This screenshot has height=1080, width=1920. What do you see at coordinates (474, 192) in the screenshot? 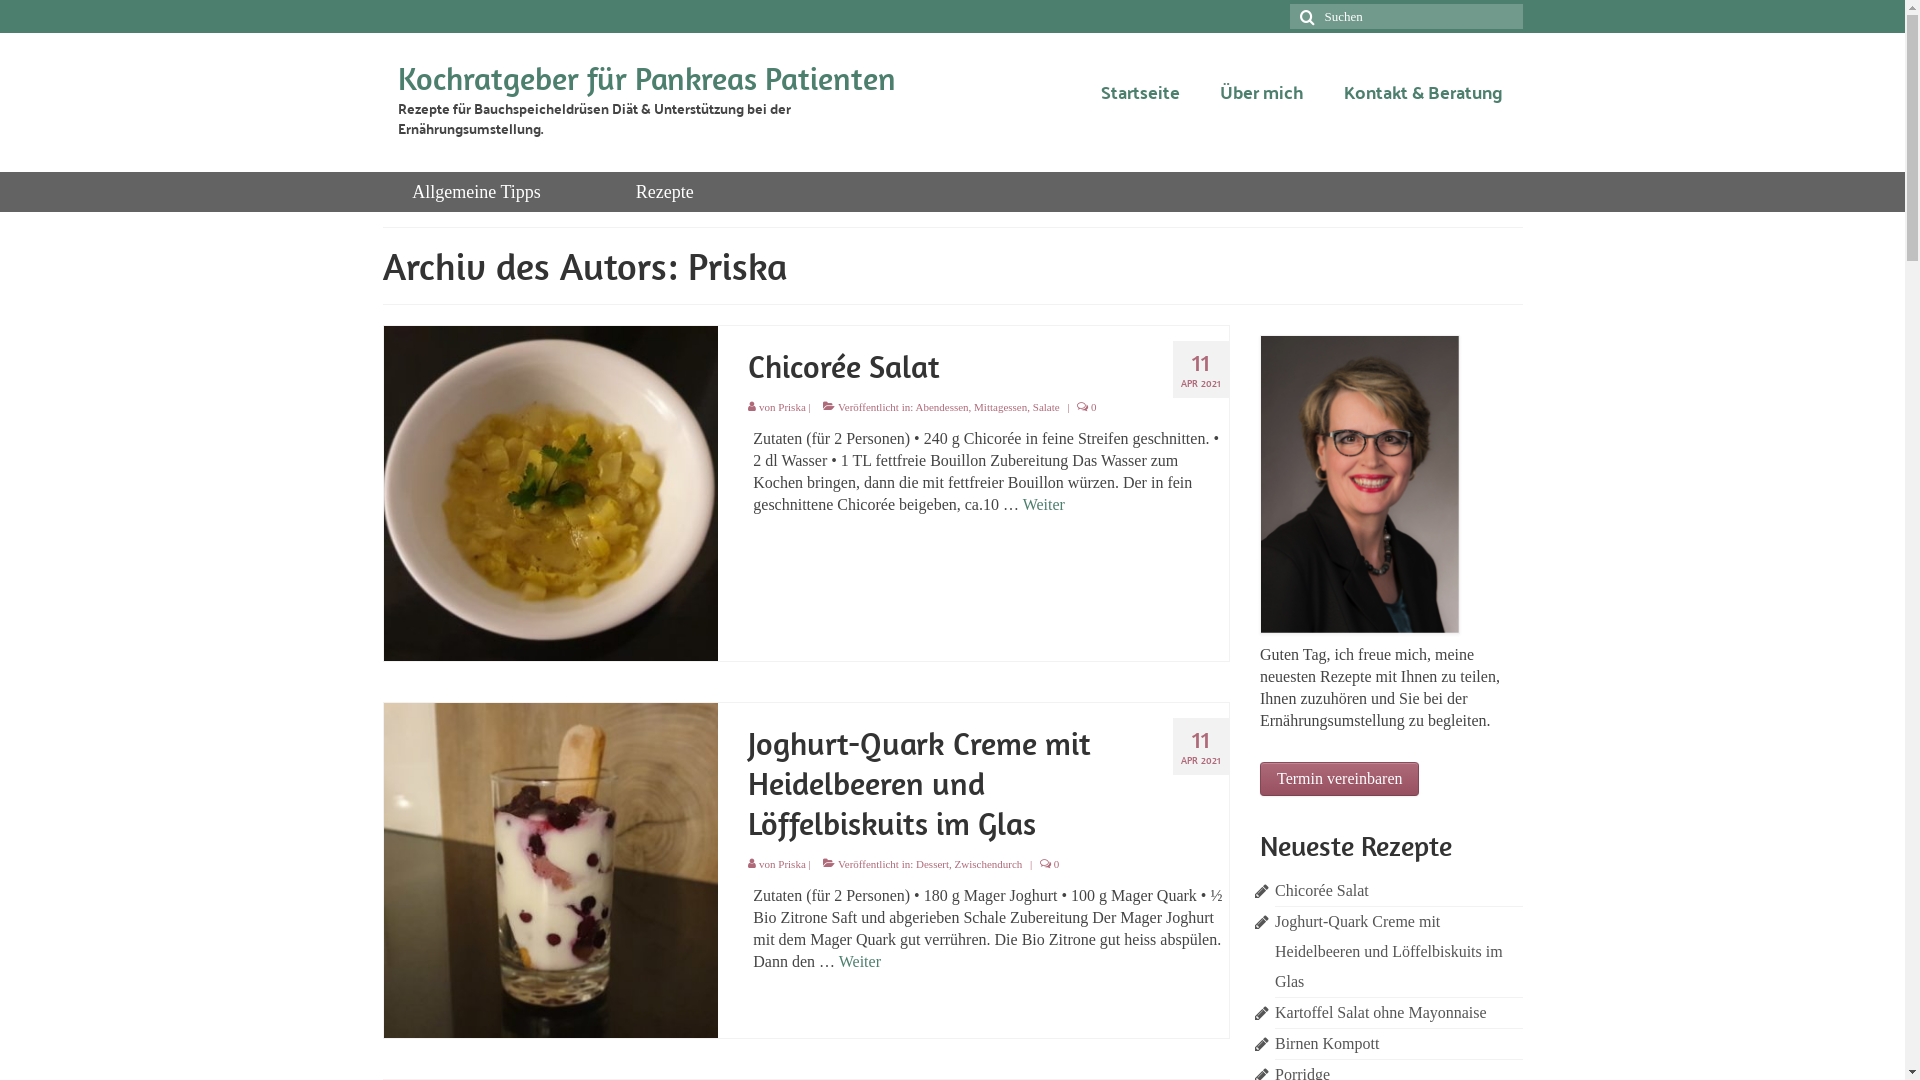
I see `'Allgemeine Tipps'` at bounding box center [474, 192].